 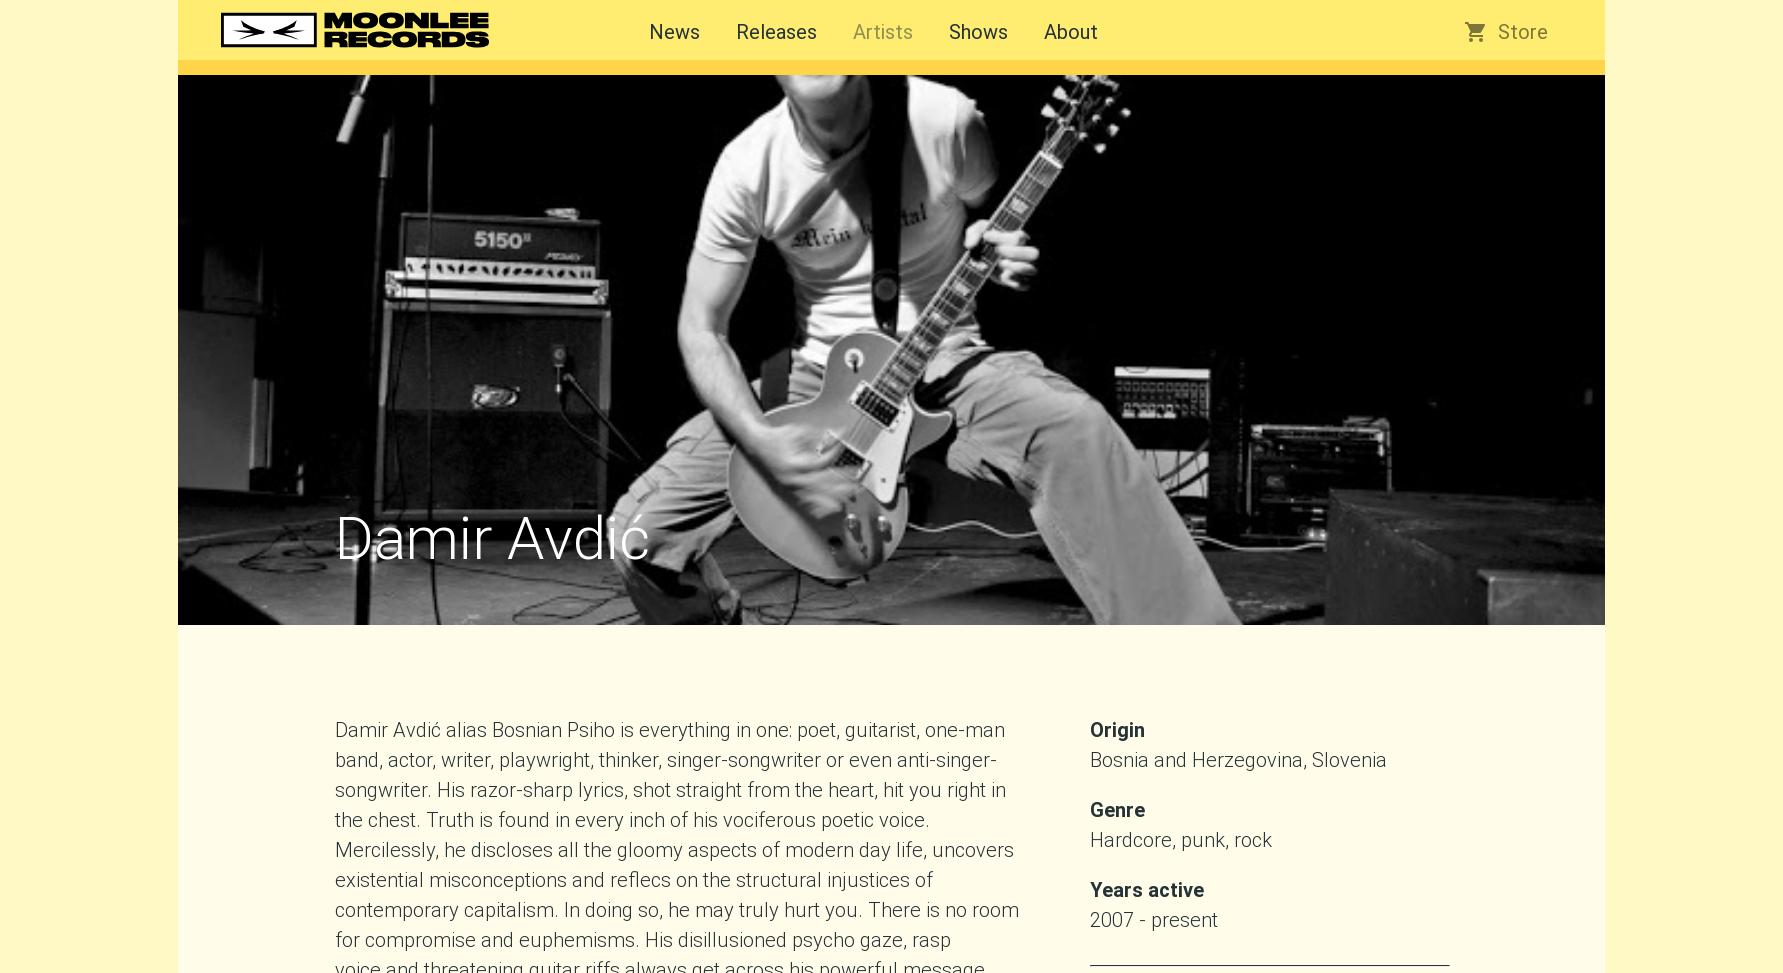 I want to click on 'Hardcore, punk, rock', so click(x=1180, y=839).